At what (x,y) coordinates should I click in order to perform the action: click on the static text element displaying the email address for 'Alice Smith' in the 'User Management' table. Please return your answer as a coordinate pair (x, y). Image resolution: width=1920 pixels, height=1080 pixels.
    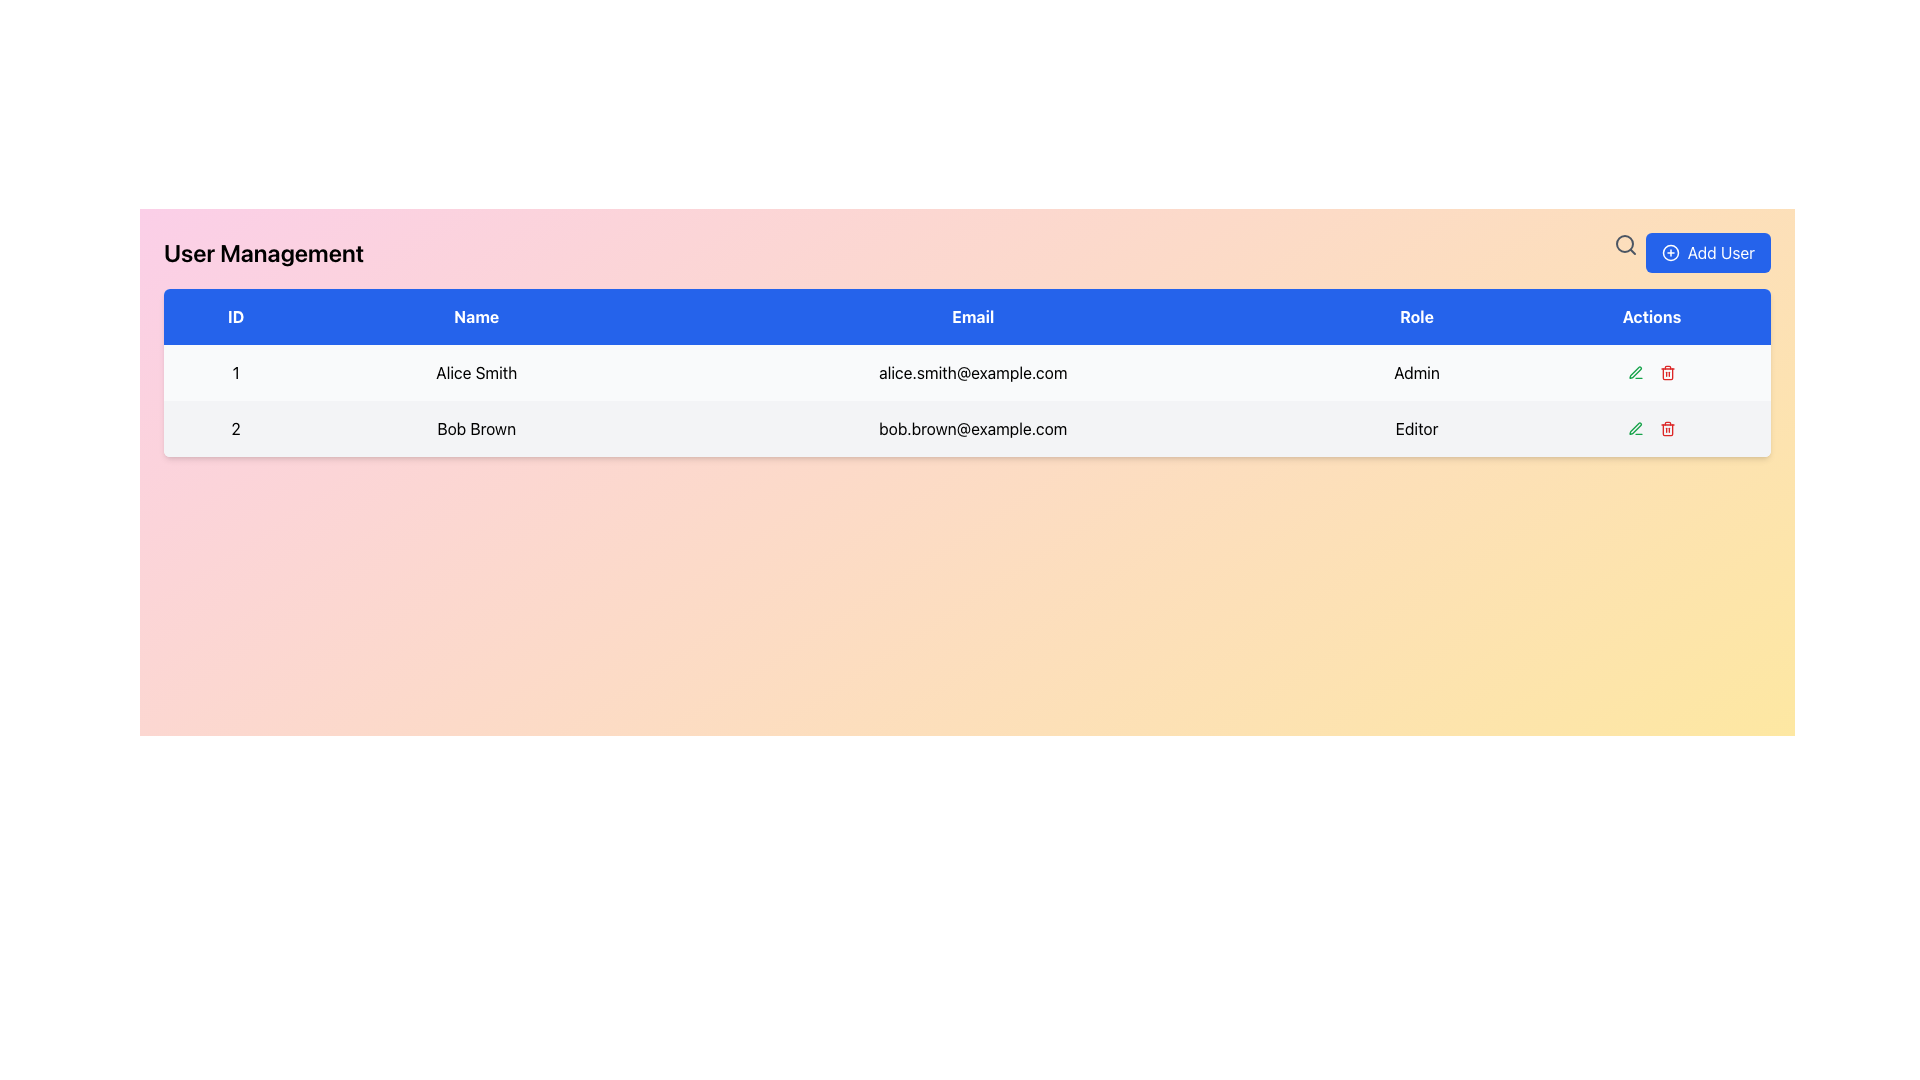
    Looking at the image, I should click on (973, 373).